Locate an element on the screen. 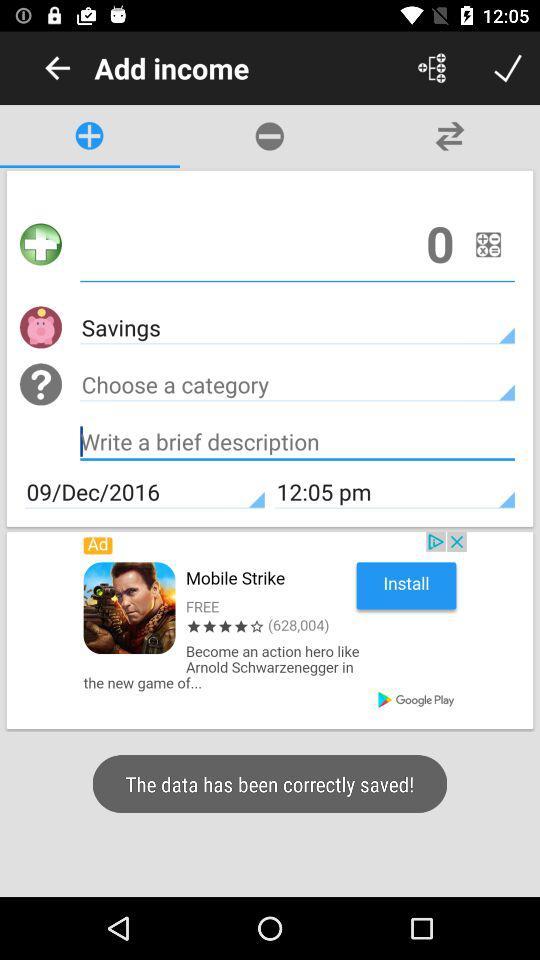 This screenshot has width=540, height=960. go back is located at coordinates (57, 68).